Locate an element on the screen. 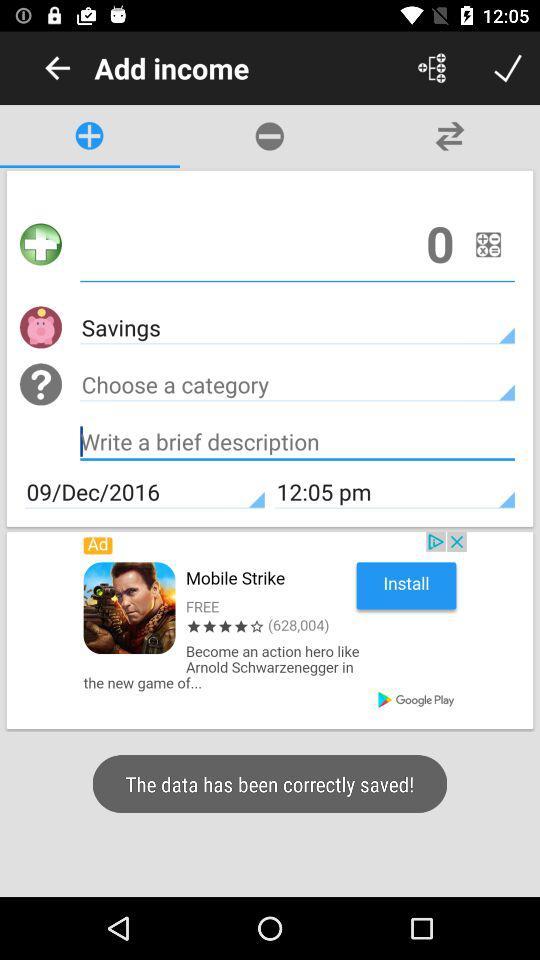 This screenshot has width=540, height=960. go back is located at coordinates (57, 68).